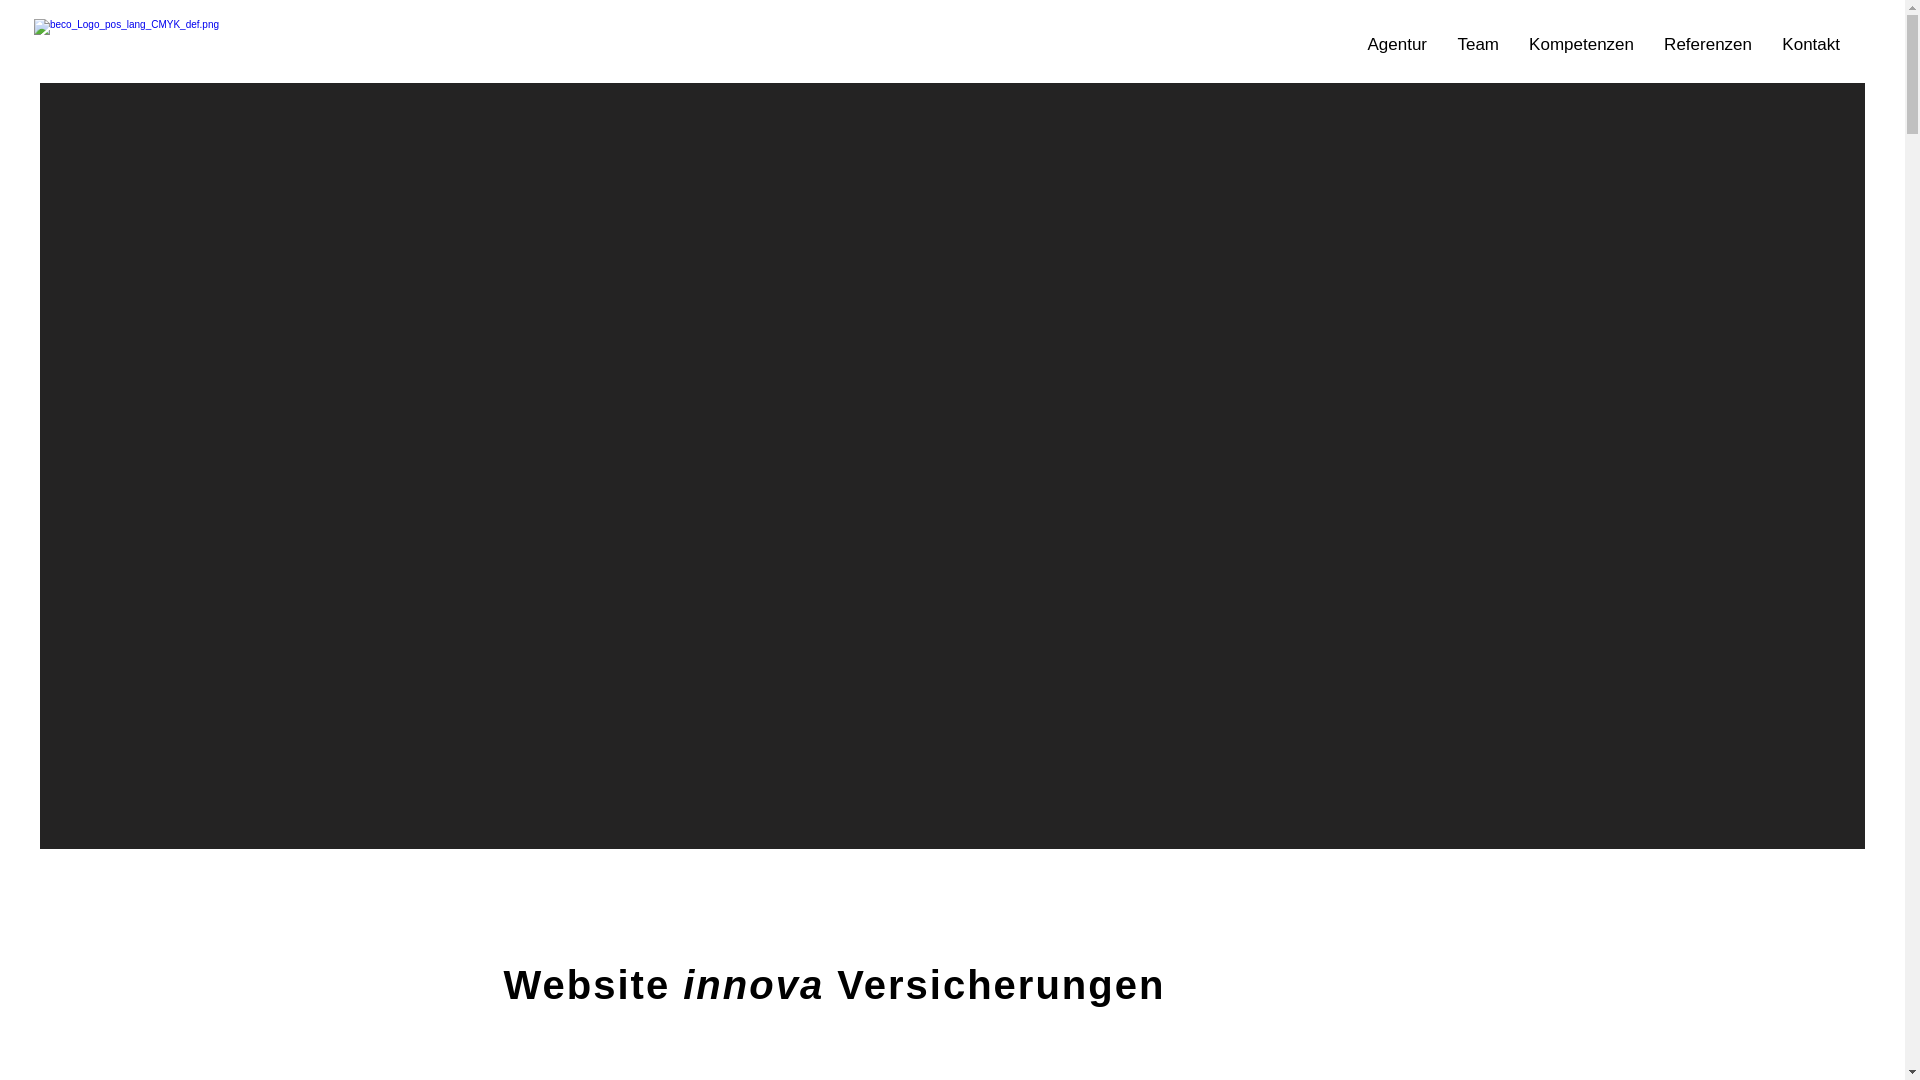  Describe the element at coordinates (1478, 45) in the screenshot. I see `'Team'` at that location.